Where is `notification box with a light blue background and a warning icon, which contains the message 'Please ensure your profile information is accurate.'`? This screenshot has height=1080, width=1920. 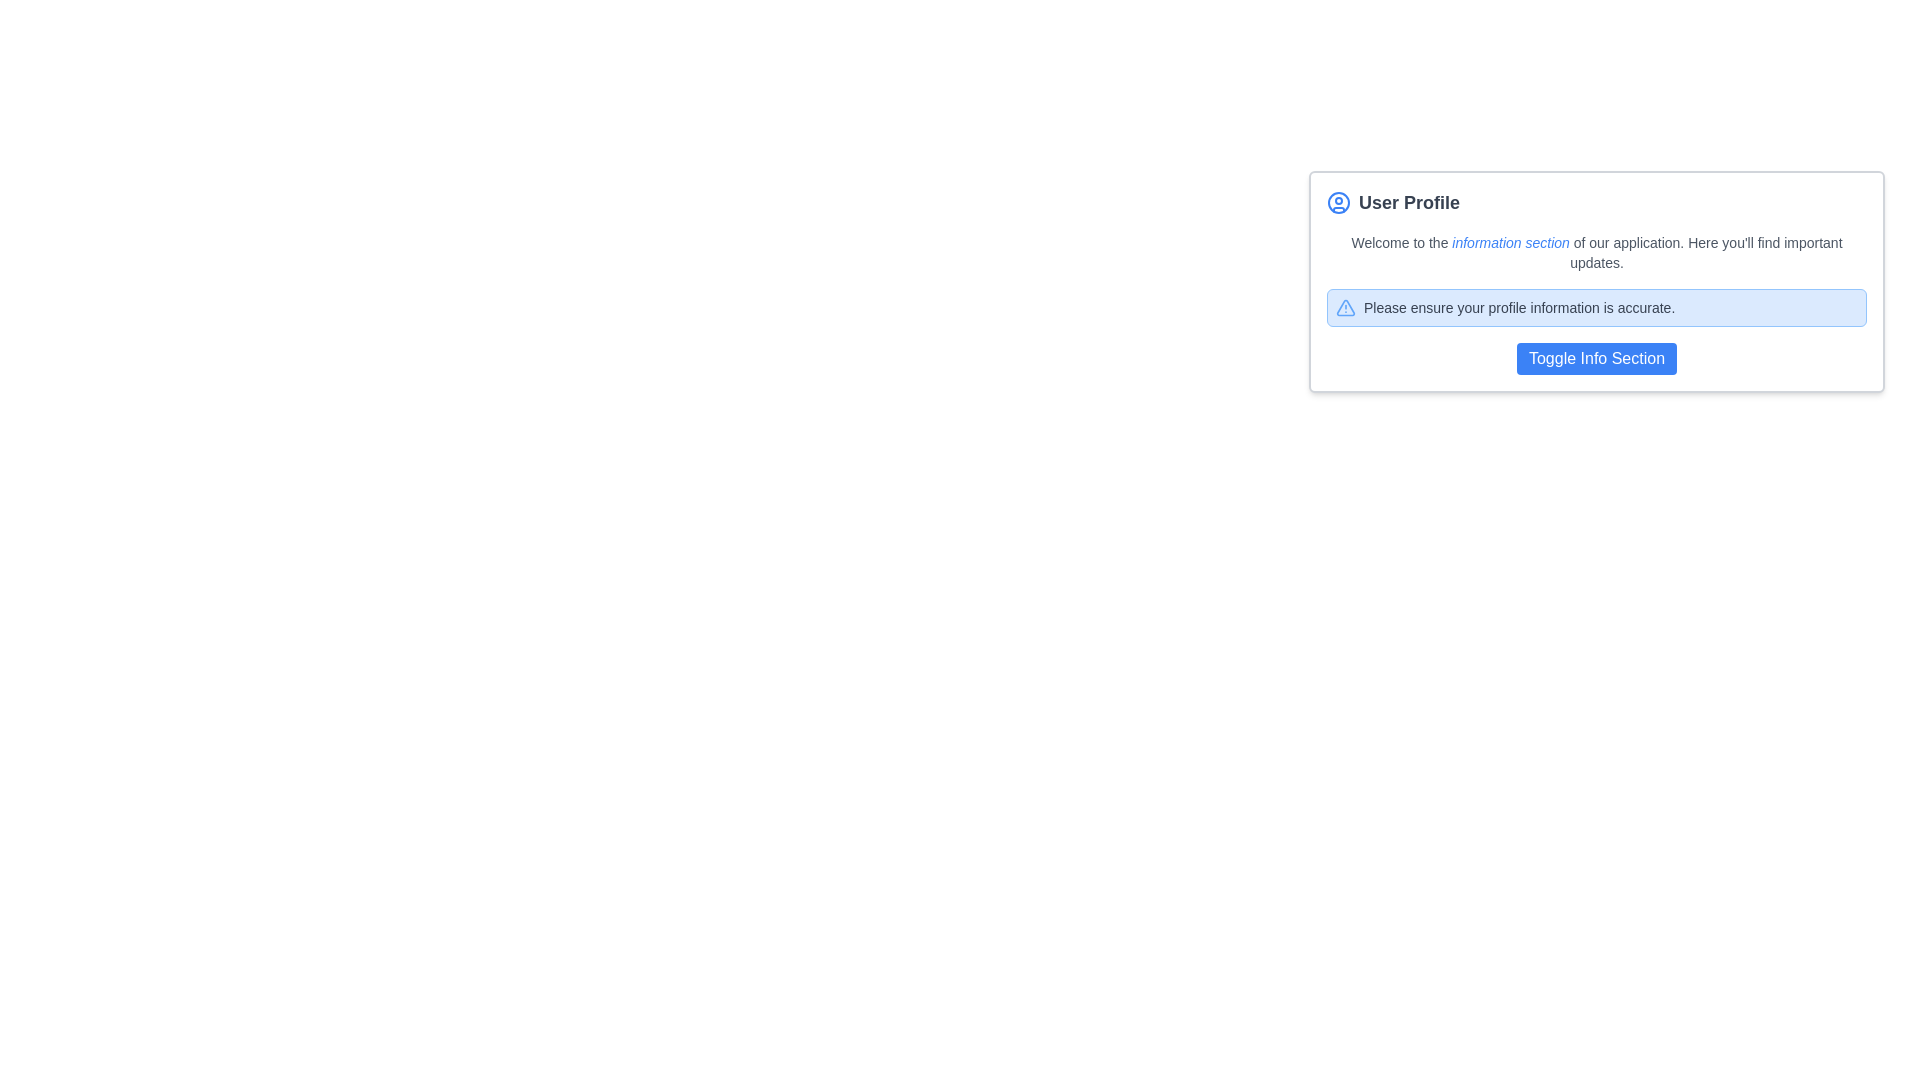
notification box with a light blue background and a warning icon, which contains the message 'Please ensure your profile information is accurate.' is located at coordinates (1596, 308).